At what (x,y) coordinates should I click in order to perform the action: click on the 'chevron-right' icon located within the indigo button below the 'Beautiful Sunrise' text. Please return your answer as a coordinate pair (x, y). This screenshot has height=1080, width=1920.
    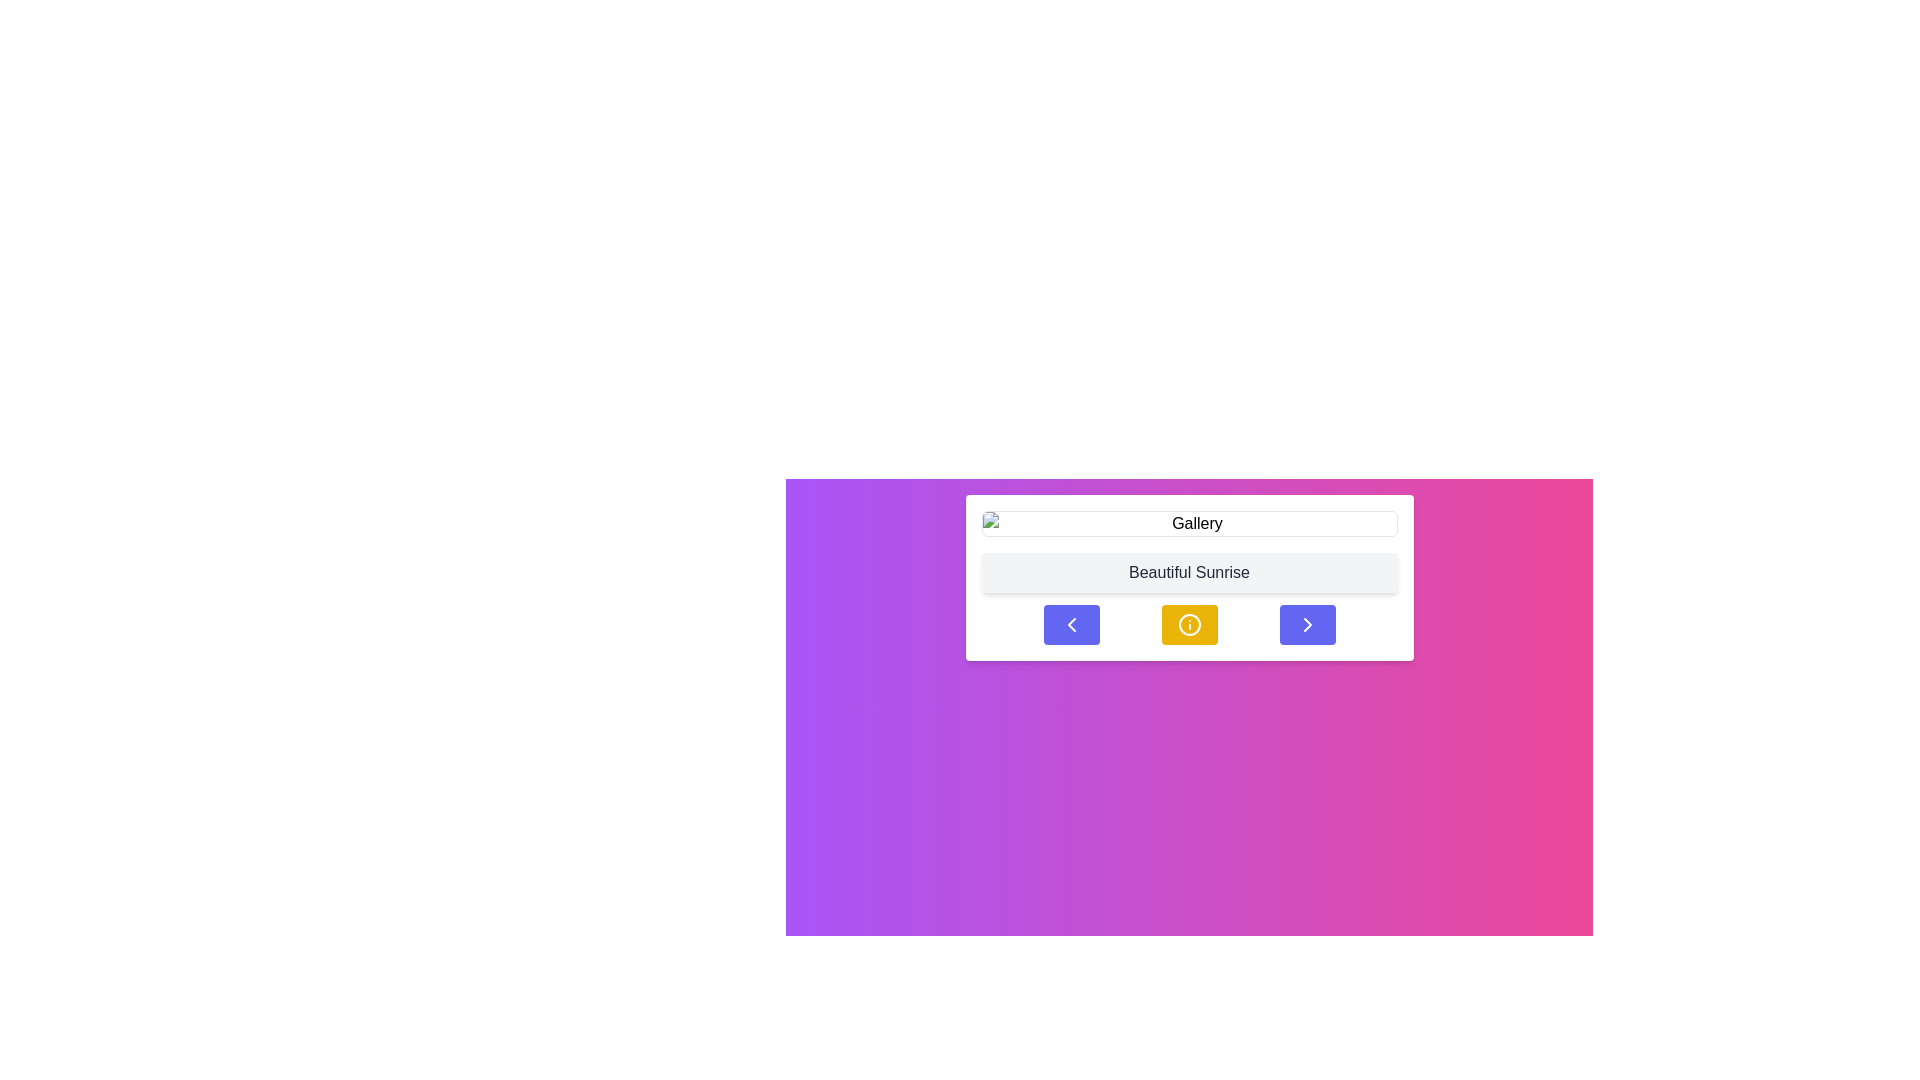
    Looking at the image, I should click on (1307, 623).